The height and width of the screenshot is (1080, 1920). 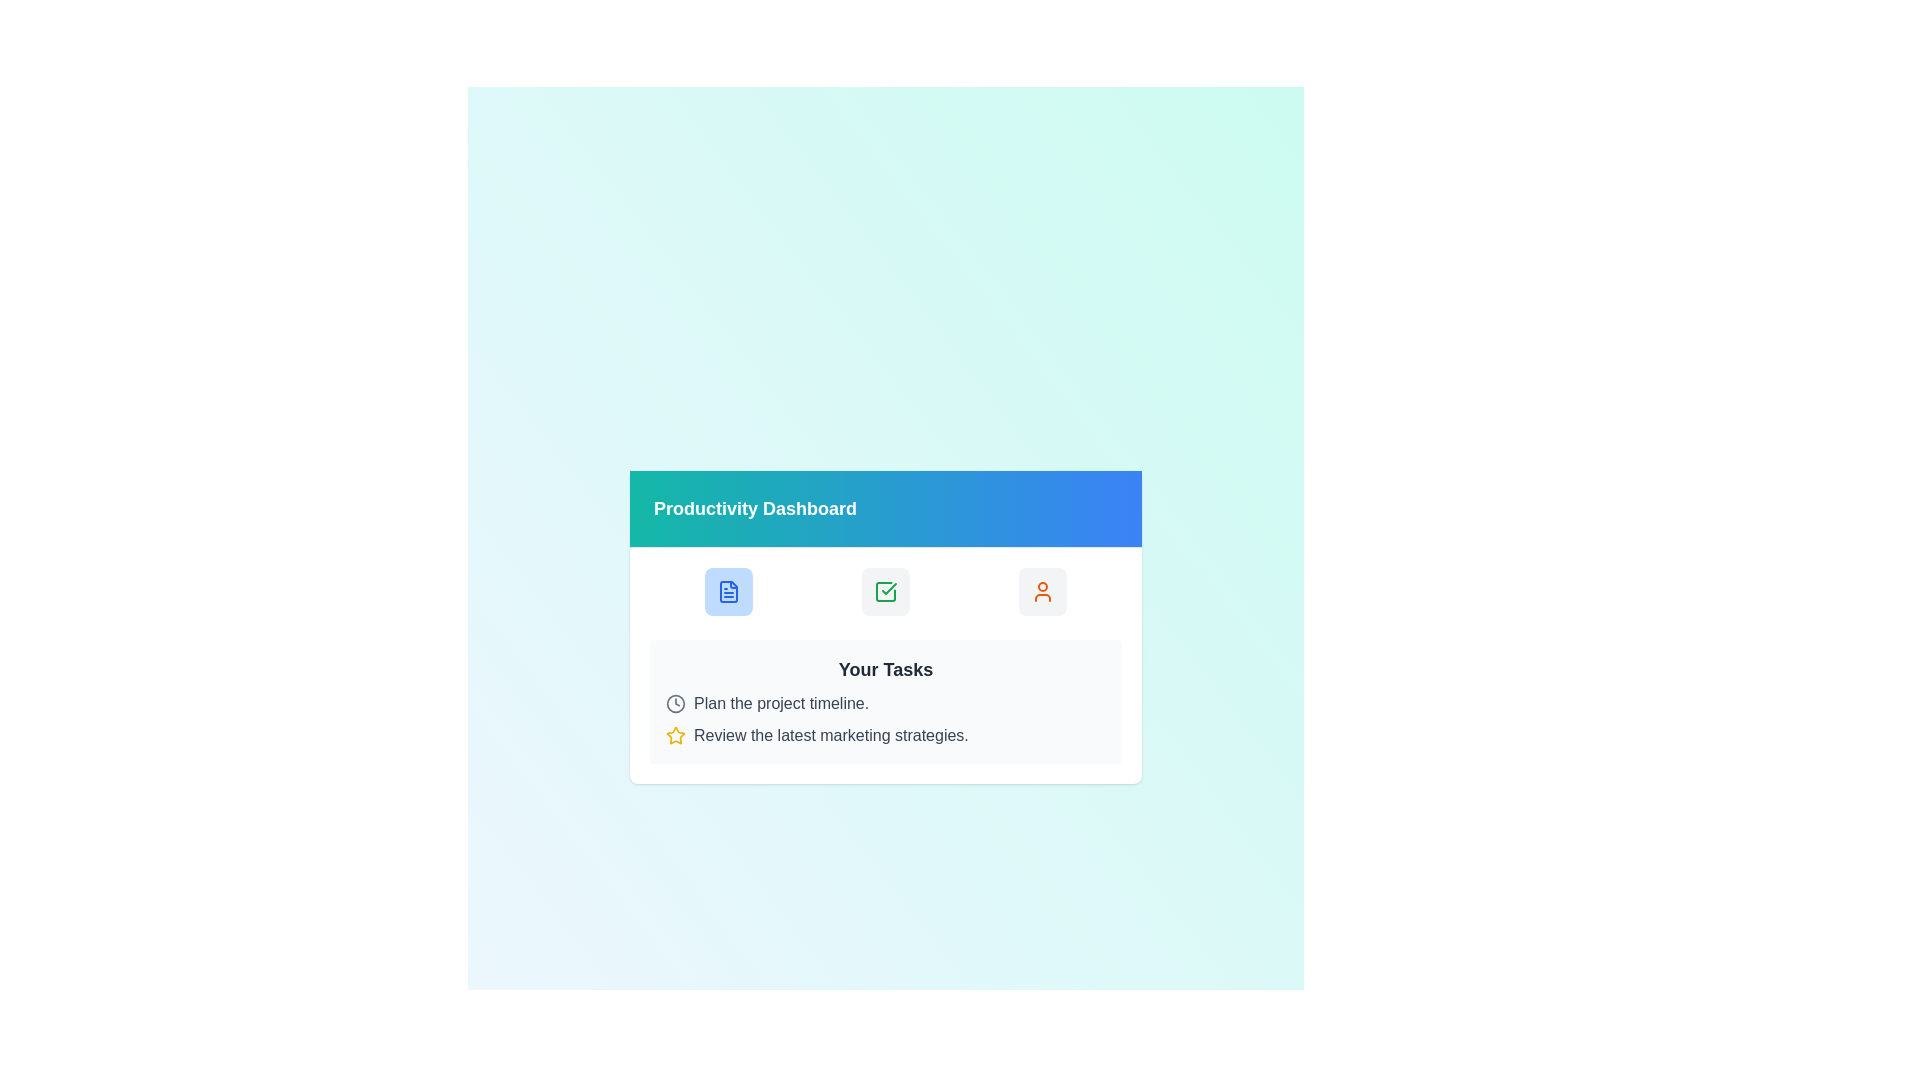 What do you see at coordinates (1042, 590) in the screenshot?
I see `the square button with a light gray background and an orange user icon, located at the bottom of the Productivity Dashboard` at bounding box center [1042, 590].